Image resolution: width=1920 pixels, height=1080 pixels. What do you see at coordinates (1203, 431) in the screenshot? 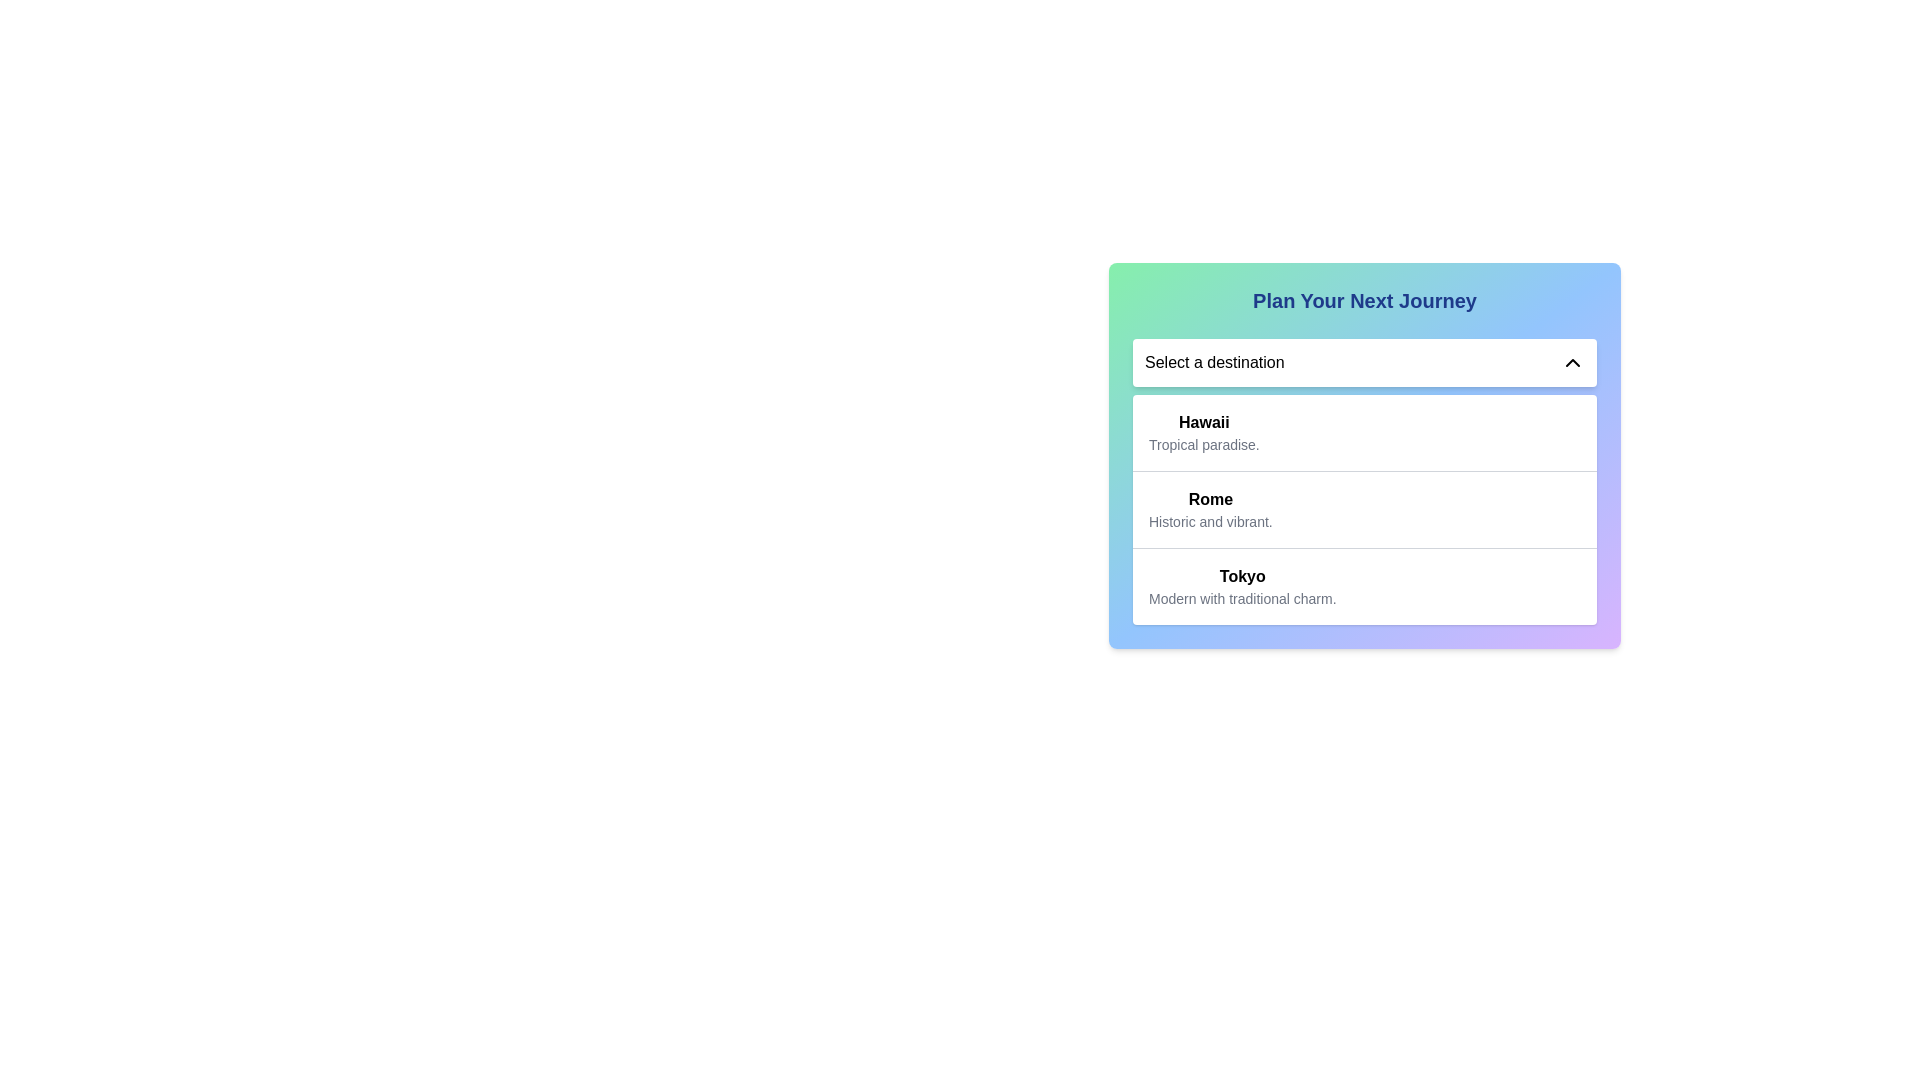
I see `the first entry in the drop-down menu displaying the name 'Hawaii'` at bounding box center [1203, 431].